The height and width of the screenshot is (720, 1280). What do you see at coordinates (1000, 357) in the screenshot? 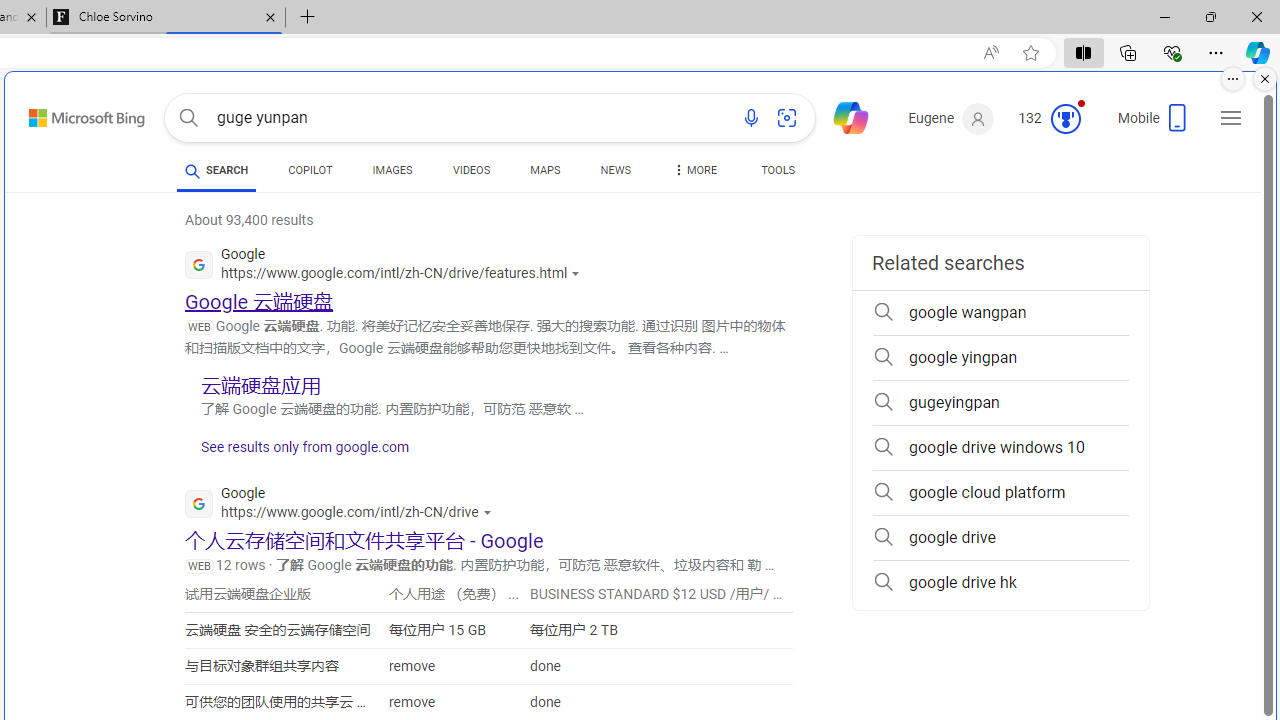
I see `'google yingpan'` at bounding box center [1000, 357].